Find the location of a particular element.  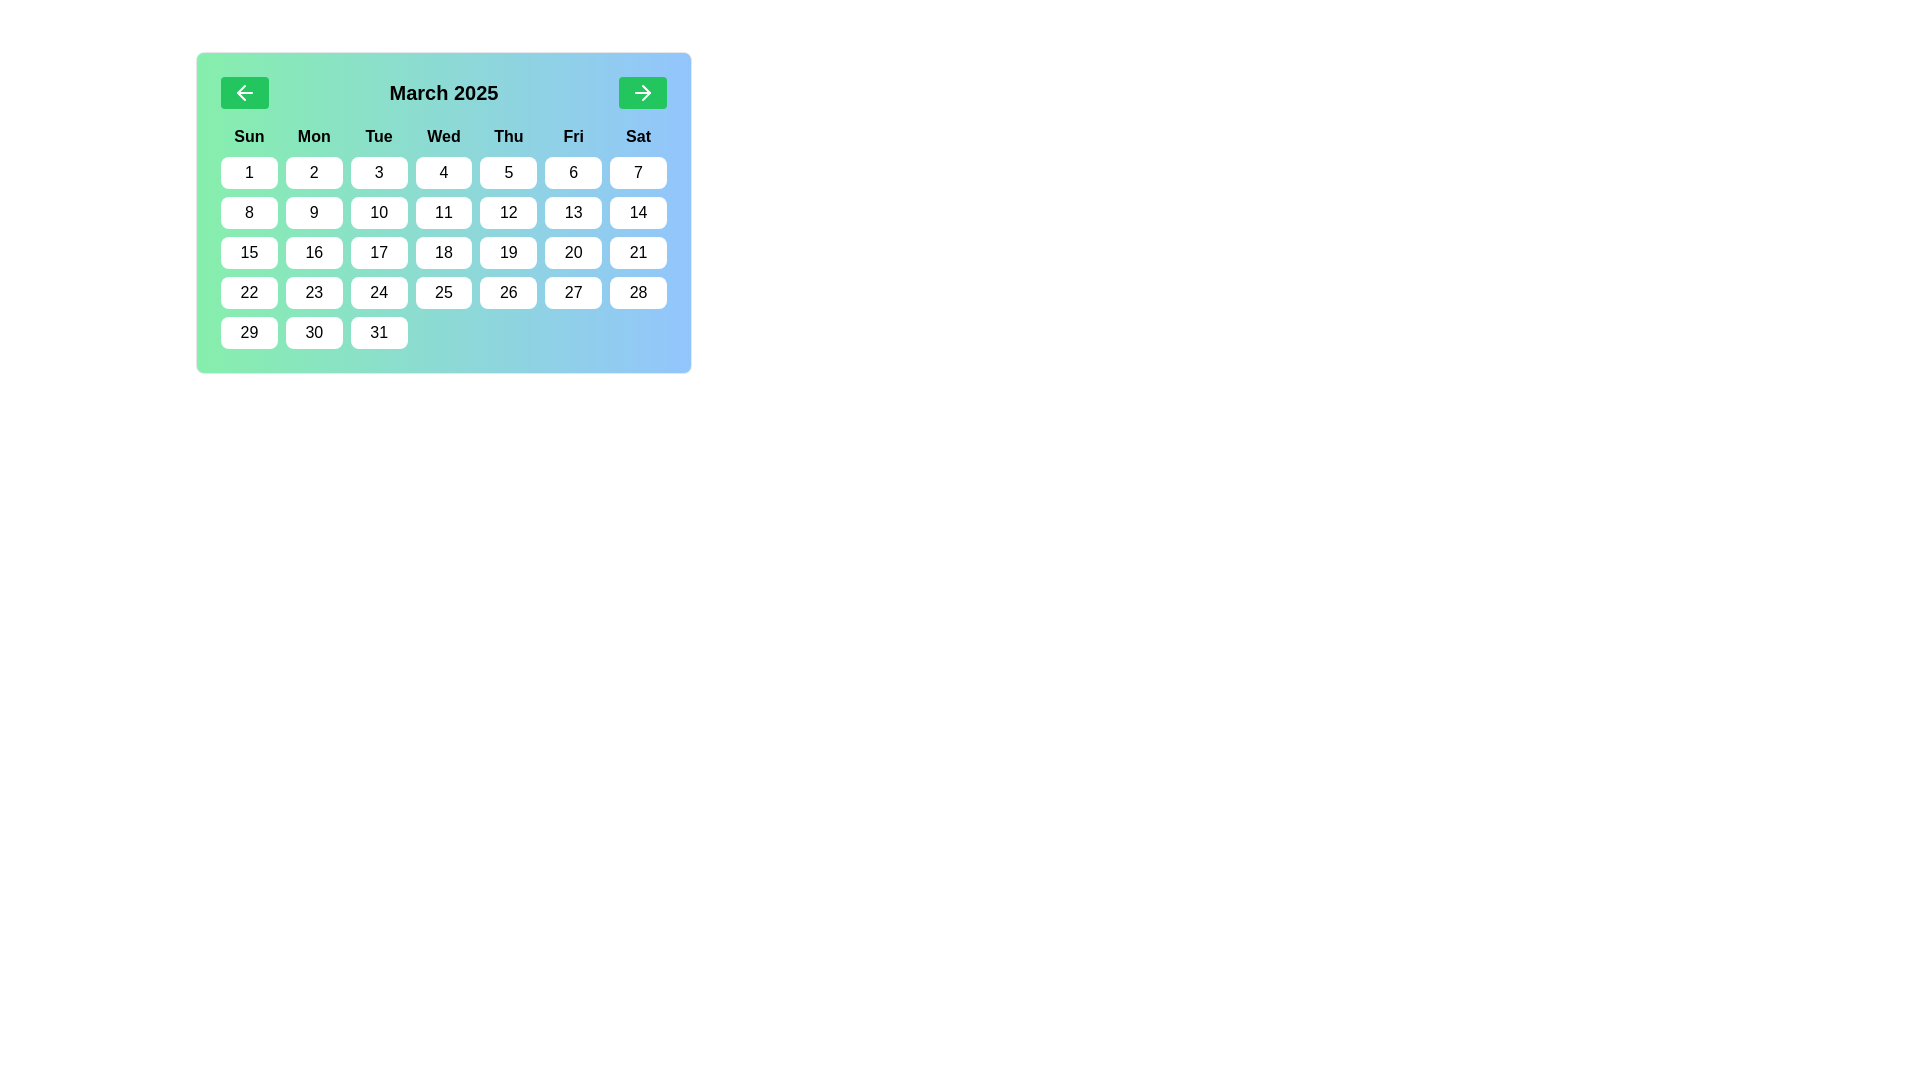

the navigation icon within the green button located on the right side of the calendar header is located at coordinates (643, 92).